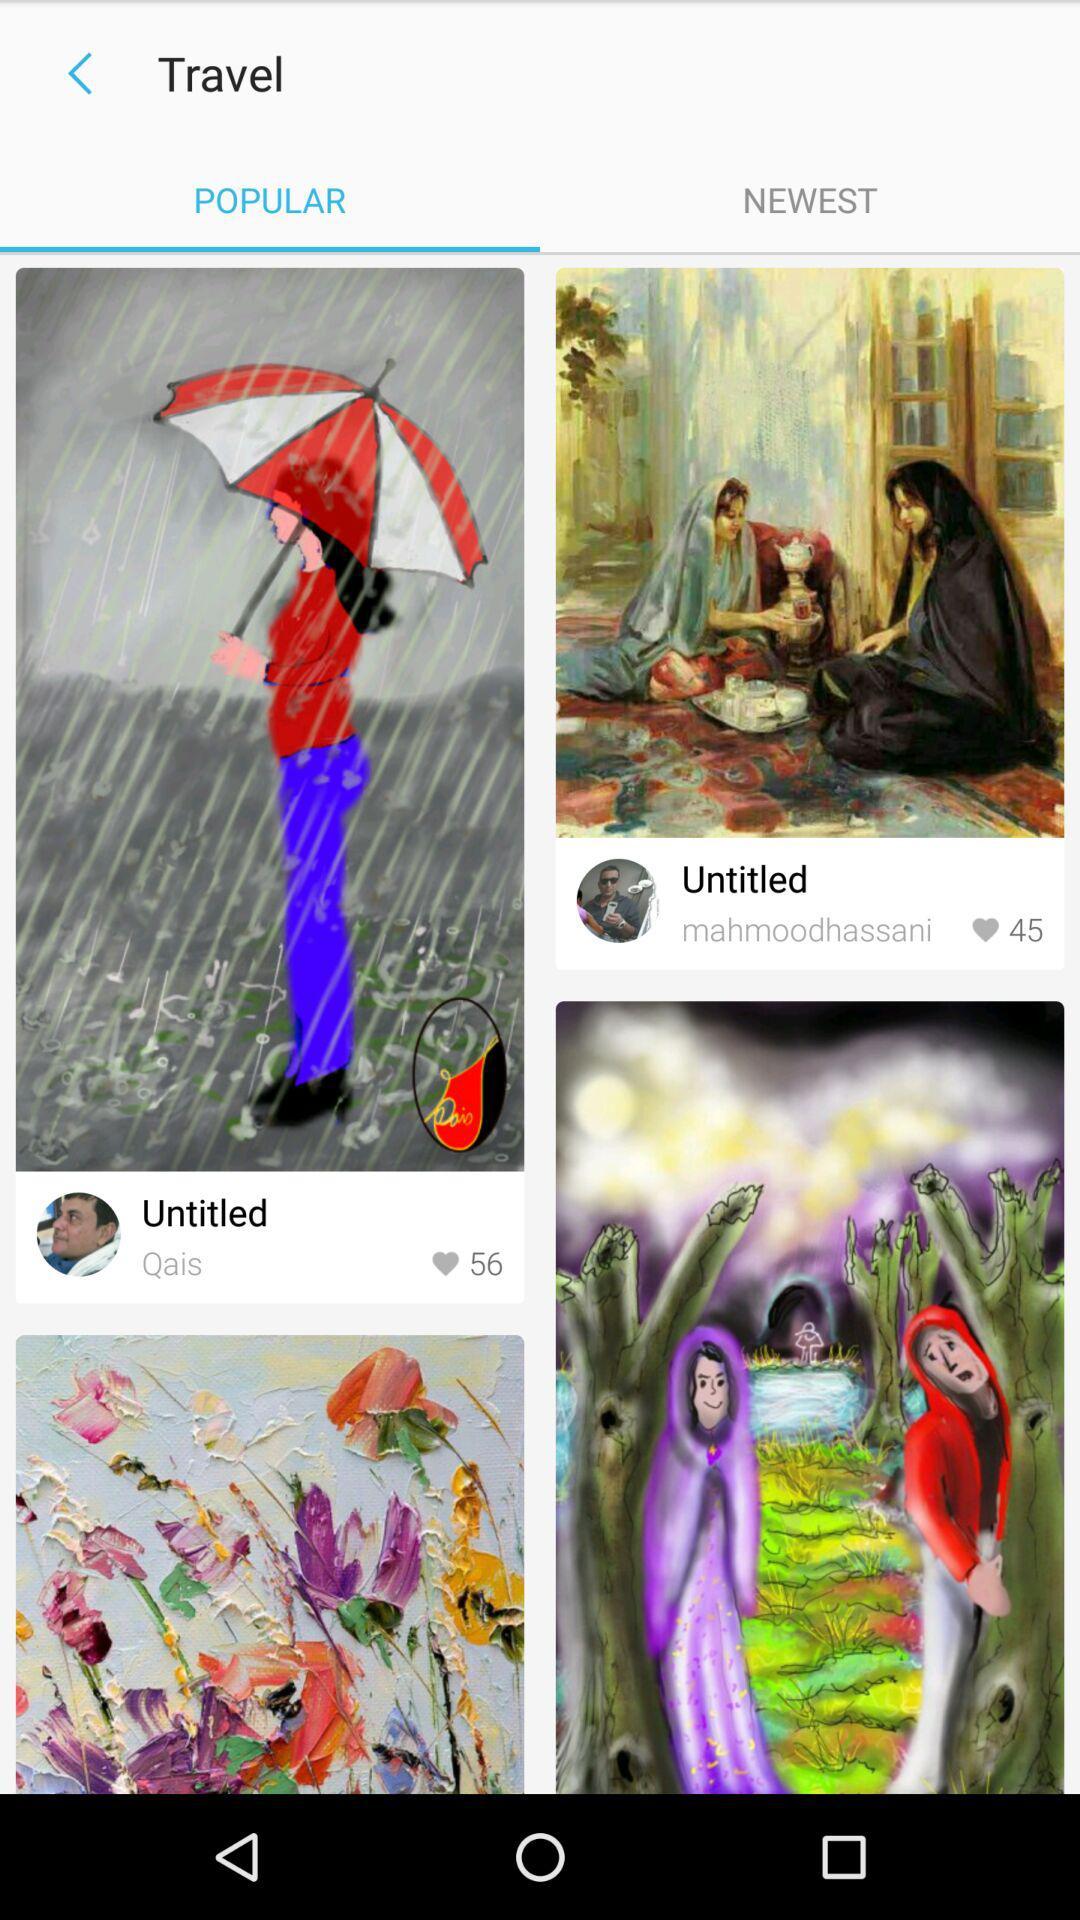 This screenshot has height=1920, width=1080. Describe the element at coordinates (466, 1263) in the screenshot. I see `icon next to qais item` at that location.